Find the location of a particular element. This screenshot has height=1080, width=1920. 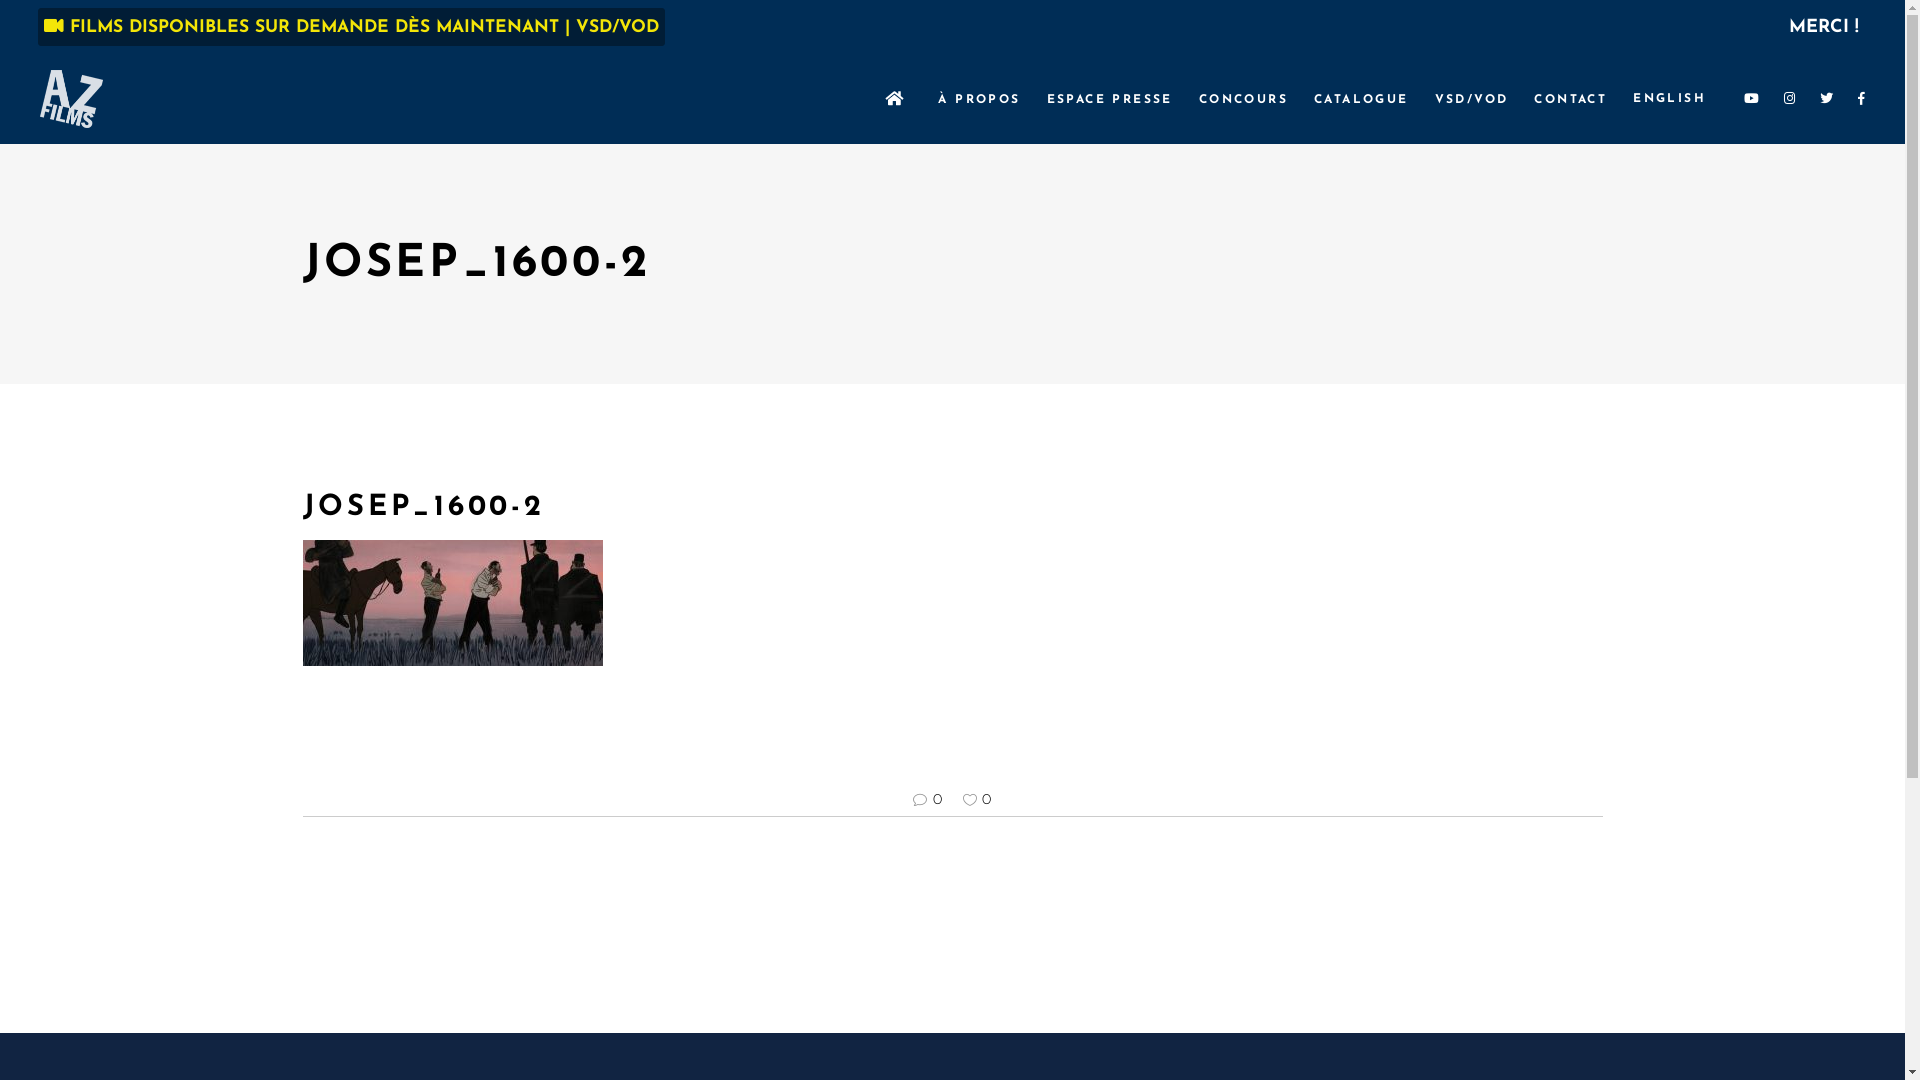

'0' is located at coordinates (926, 799).